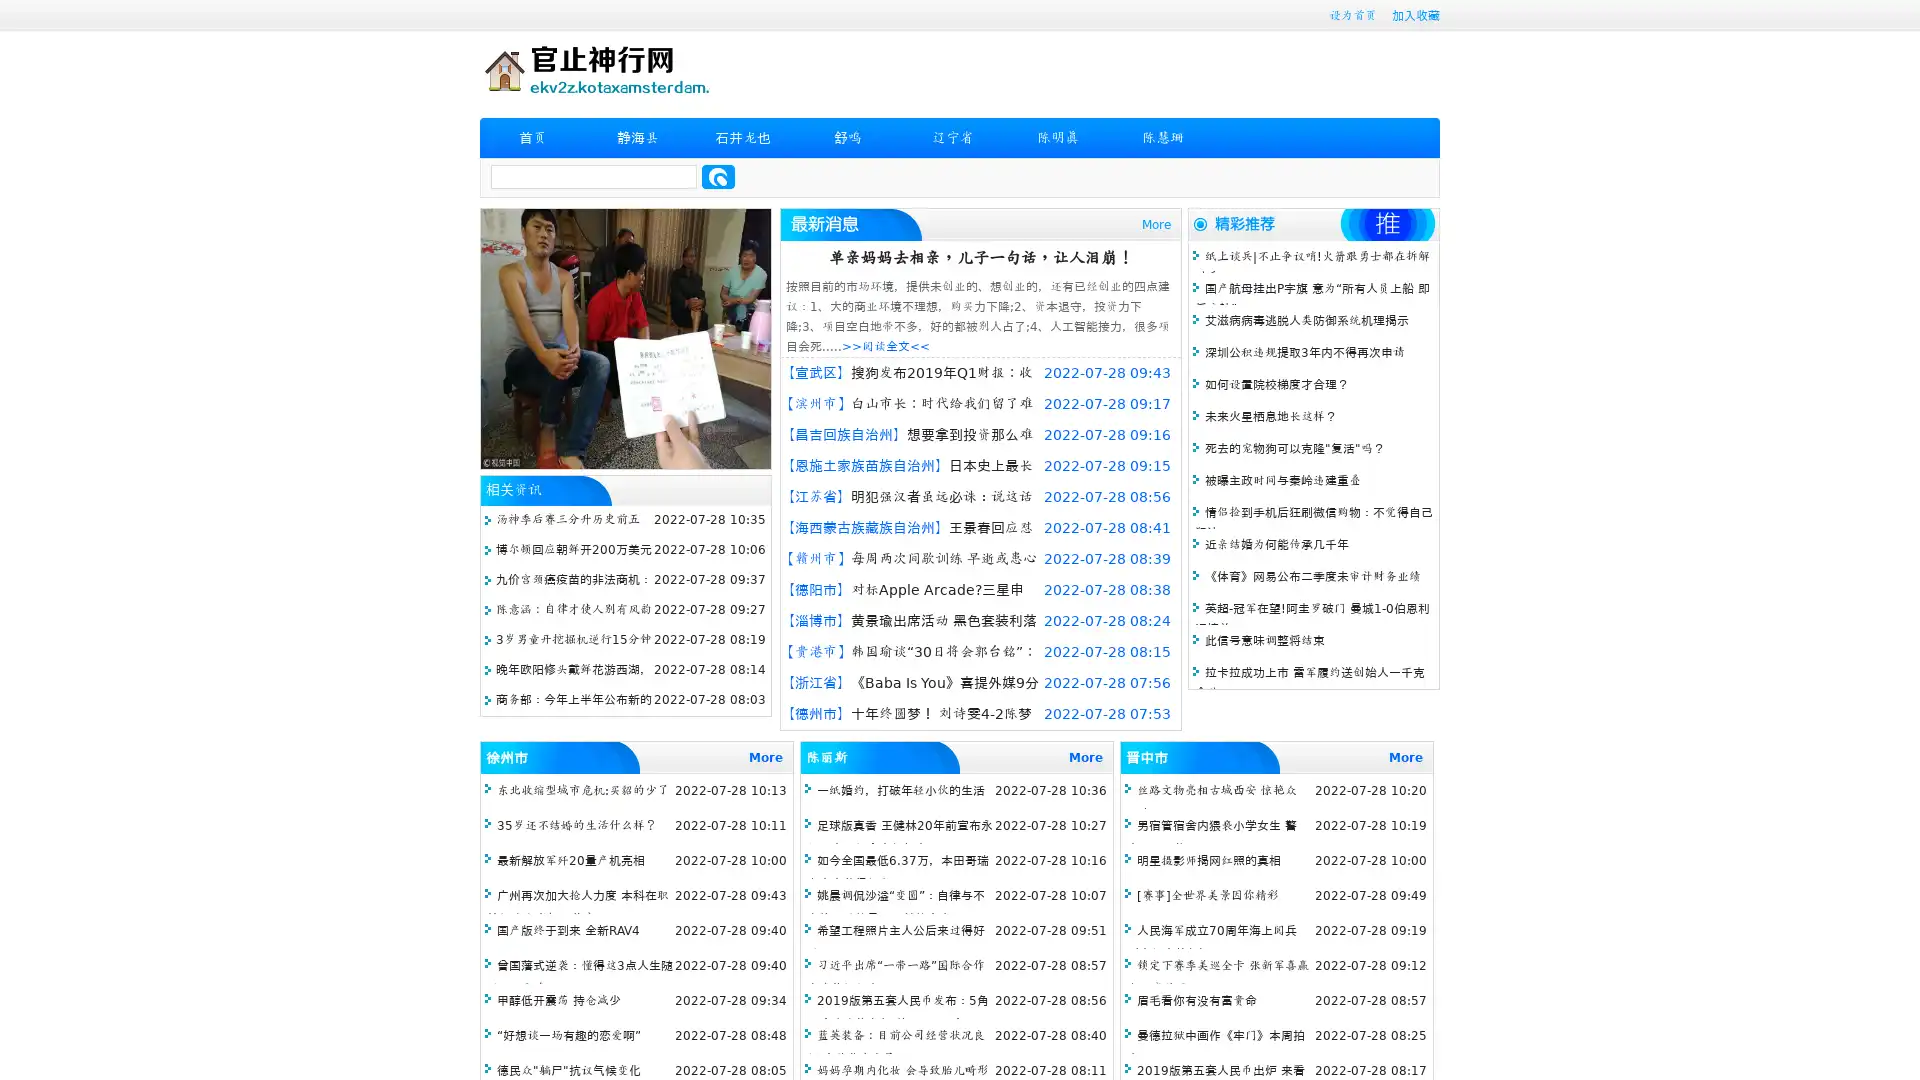  I want to click on Search, so click(718, 176).